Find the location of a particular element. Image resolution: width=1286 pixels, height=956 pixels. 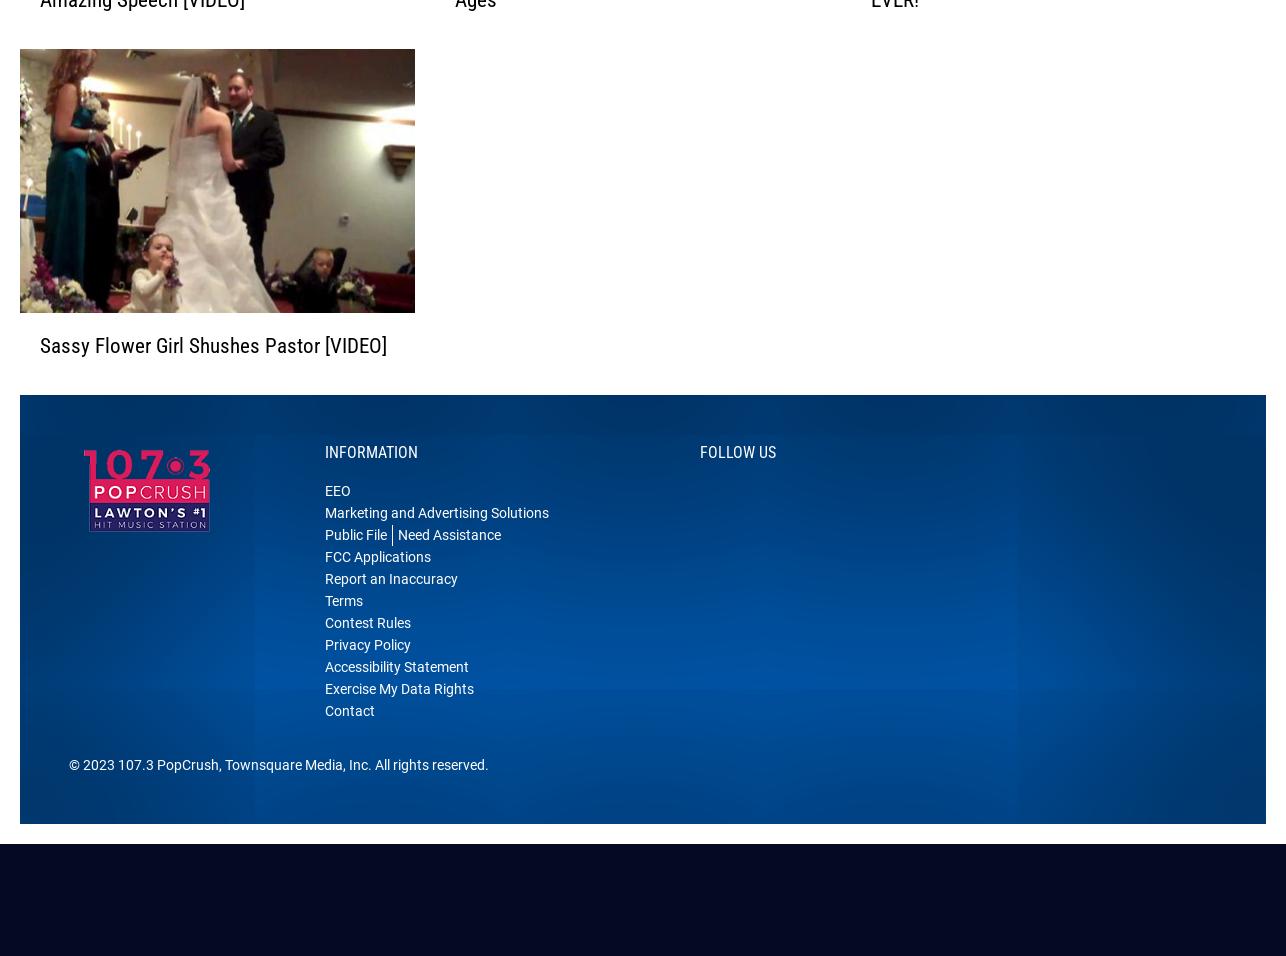

'. All rights reserved.' is located at coordinates (427, 789).